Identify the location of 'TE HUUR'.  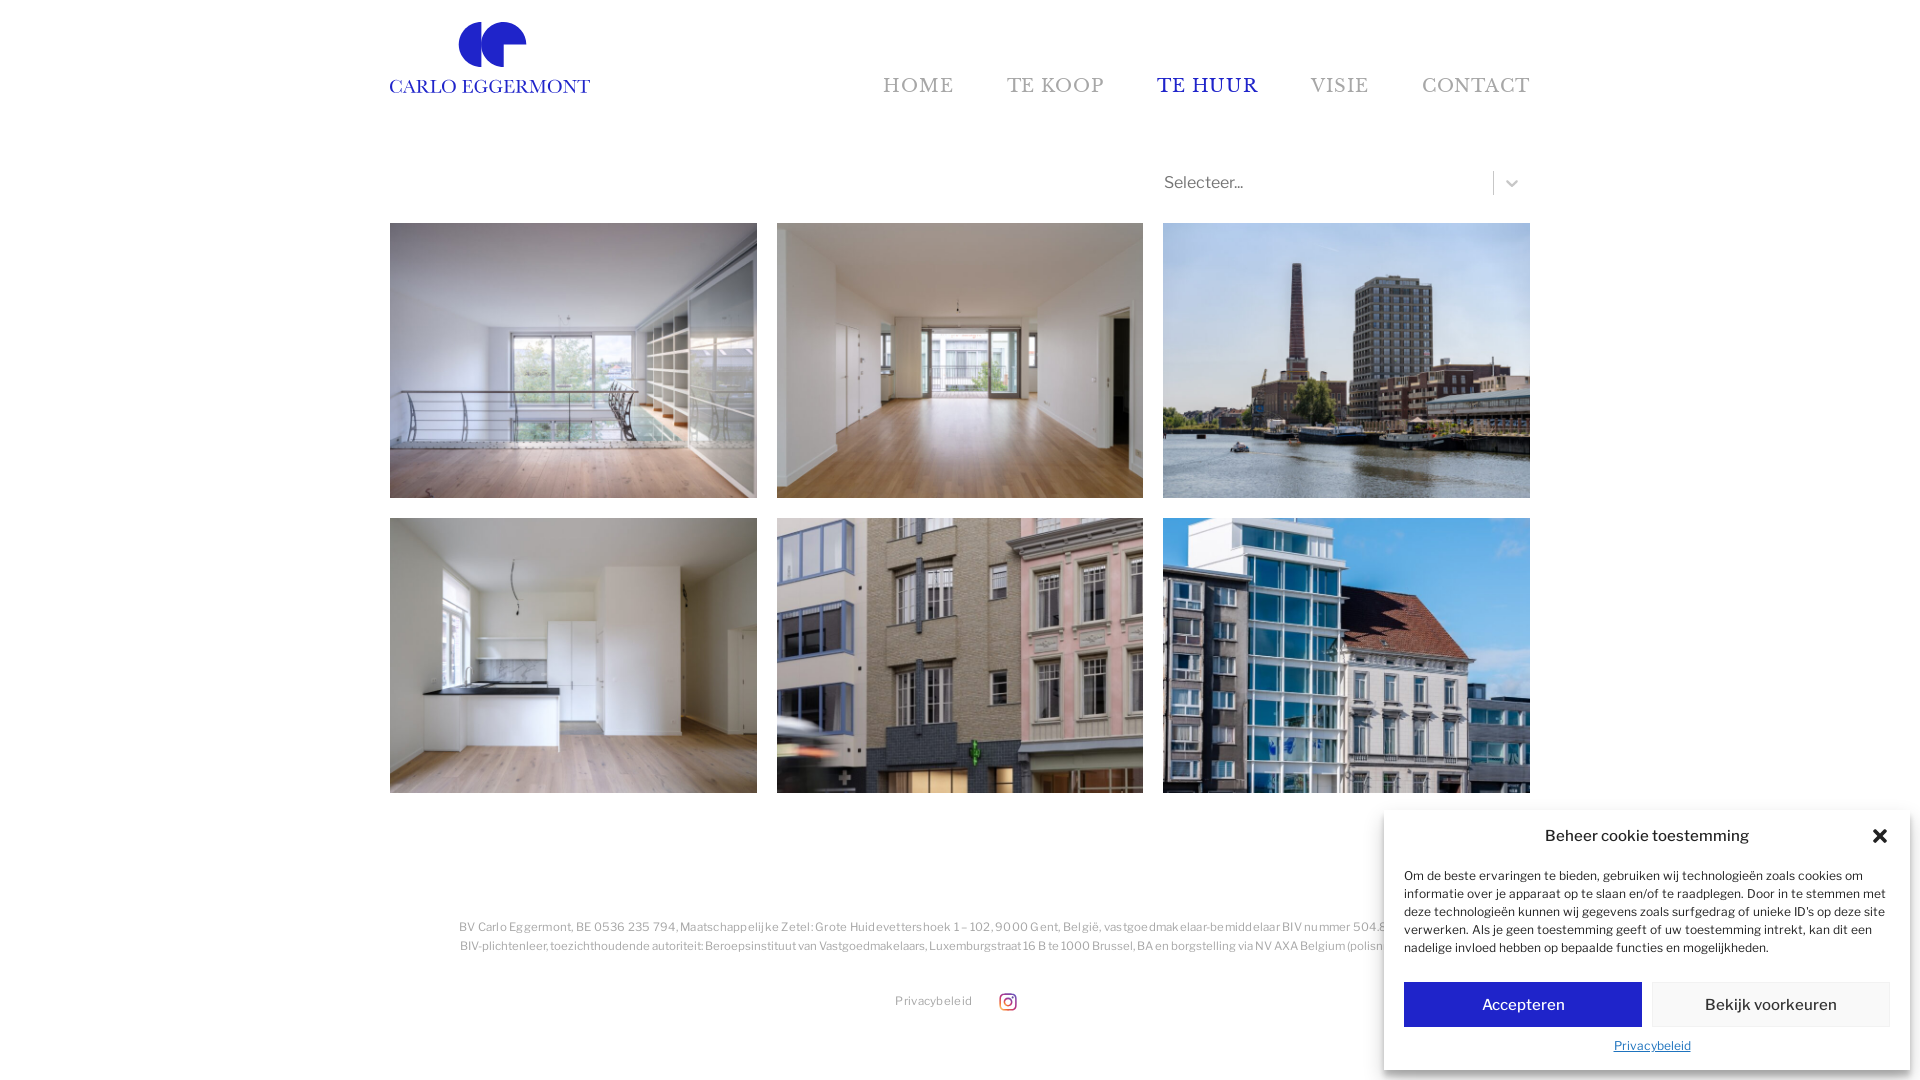
(1206, 84).